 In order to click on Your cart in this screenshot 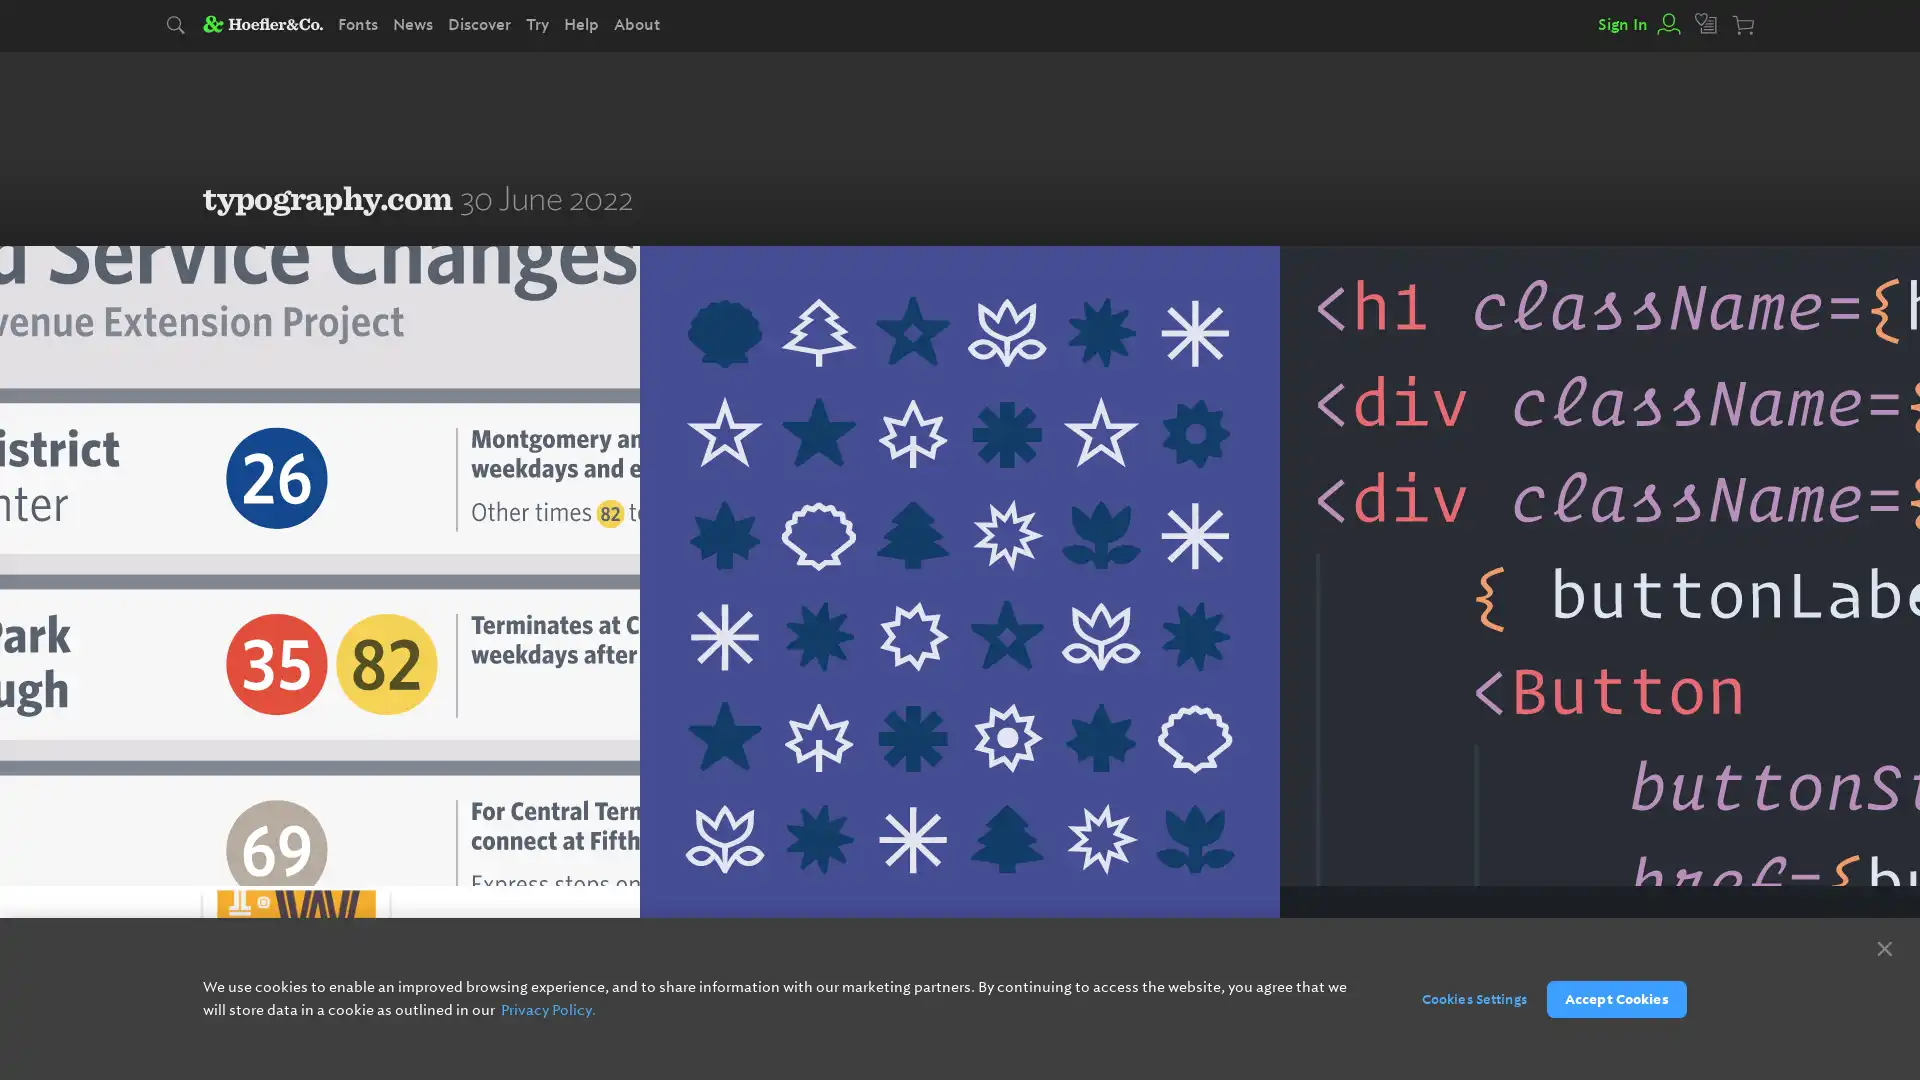, I will do `click(1744, 26)`.